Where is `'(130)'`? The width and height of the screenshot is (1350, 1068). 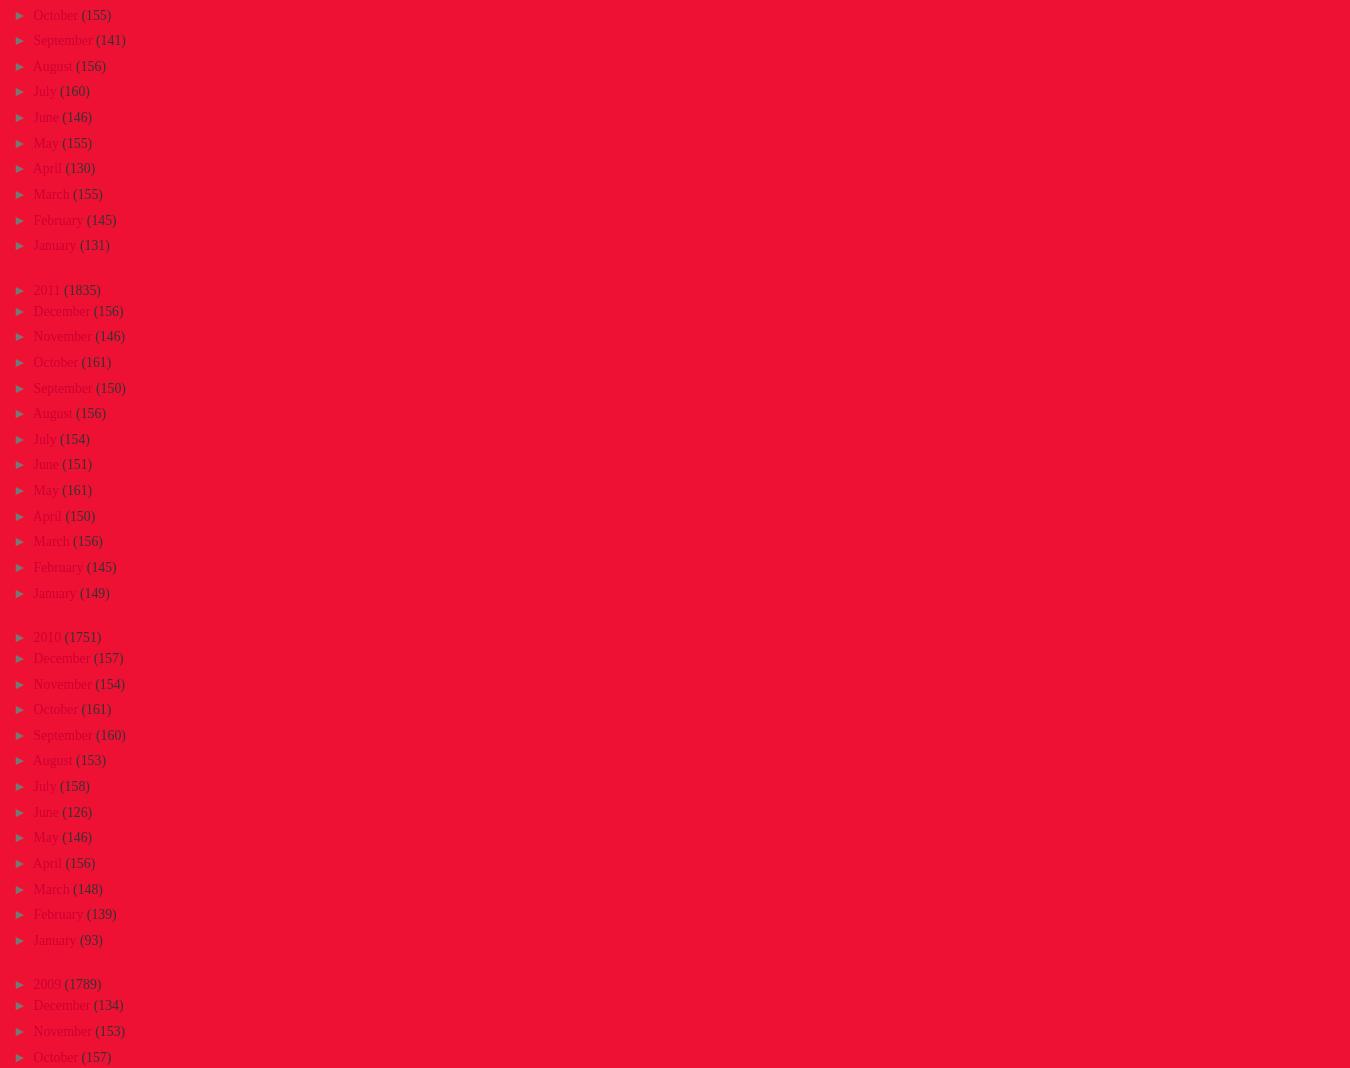
'(130)' is located at coordinates (79, 168).